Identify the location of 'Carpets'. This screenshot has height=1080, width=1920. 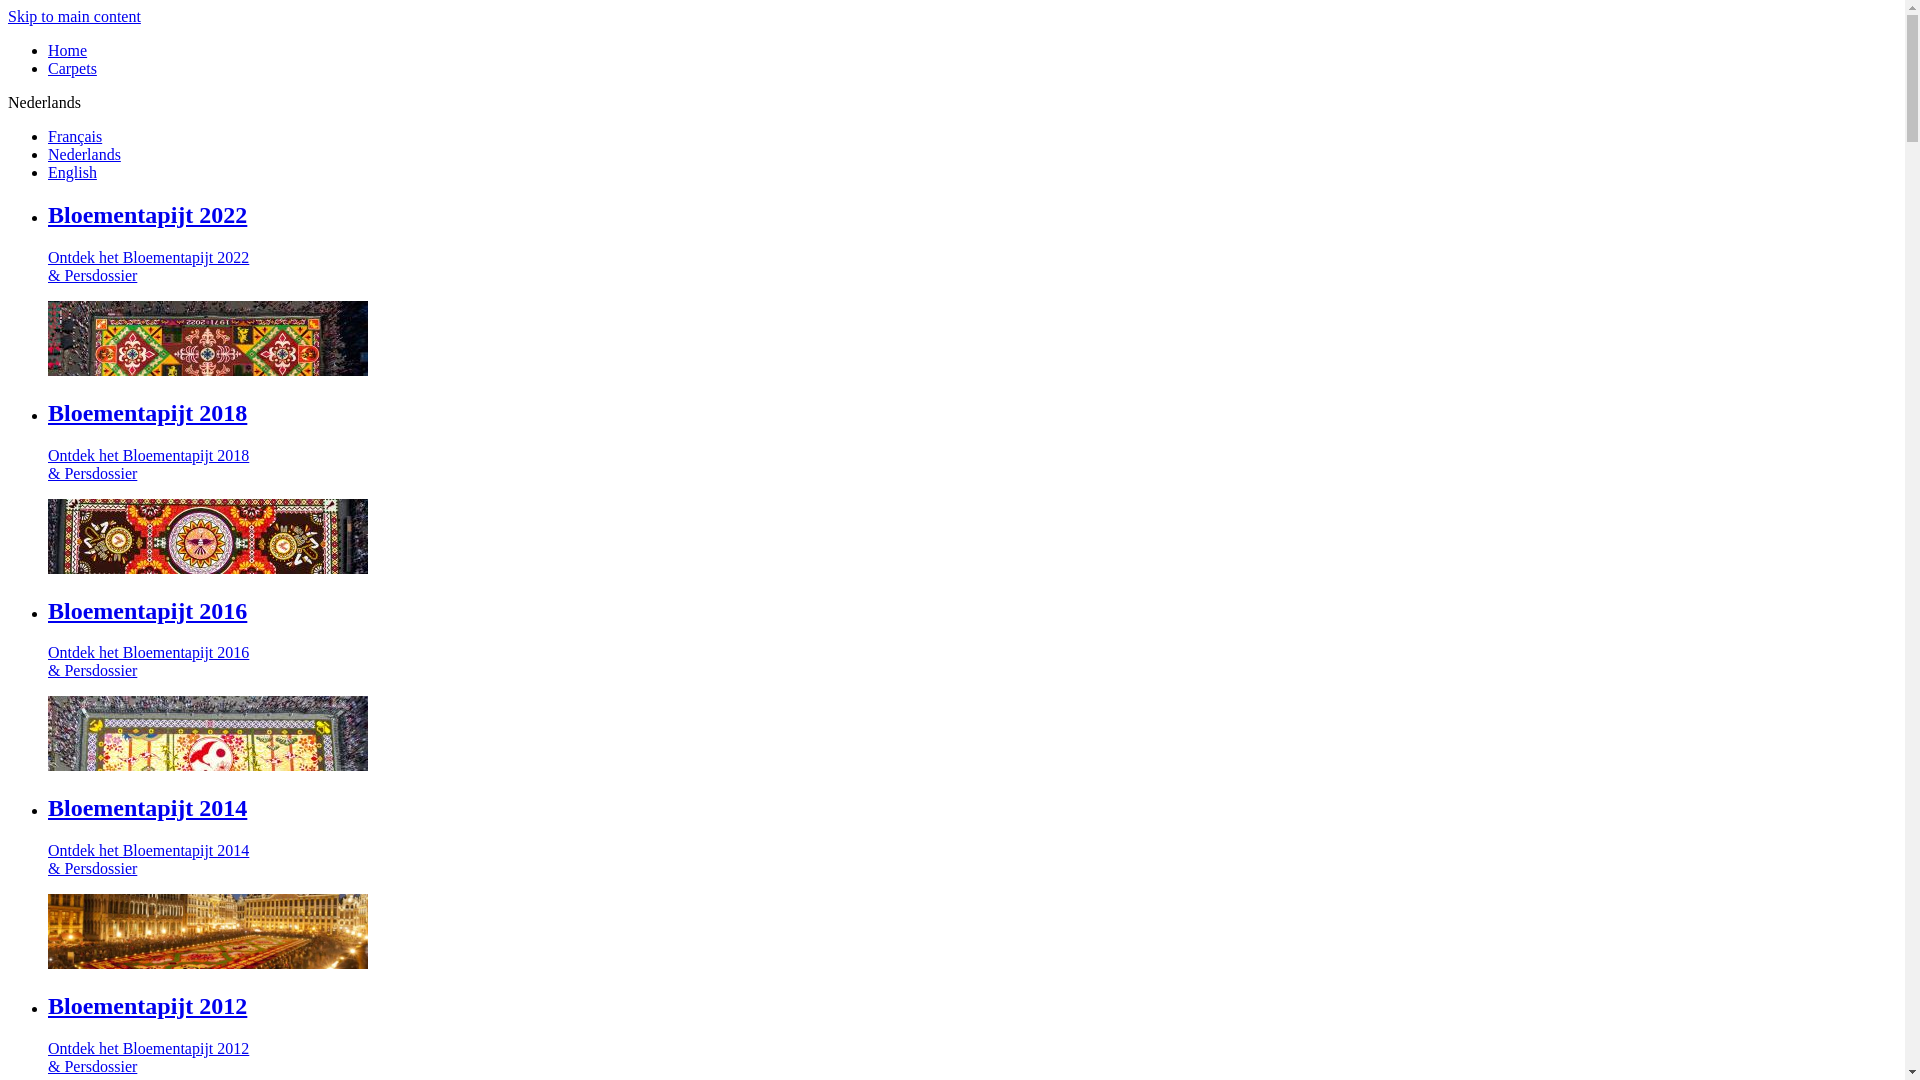
(72, 67).